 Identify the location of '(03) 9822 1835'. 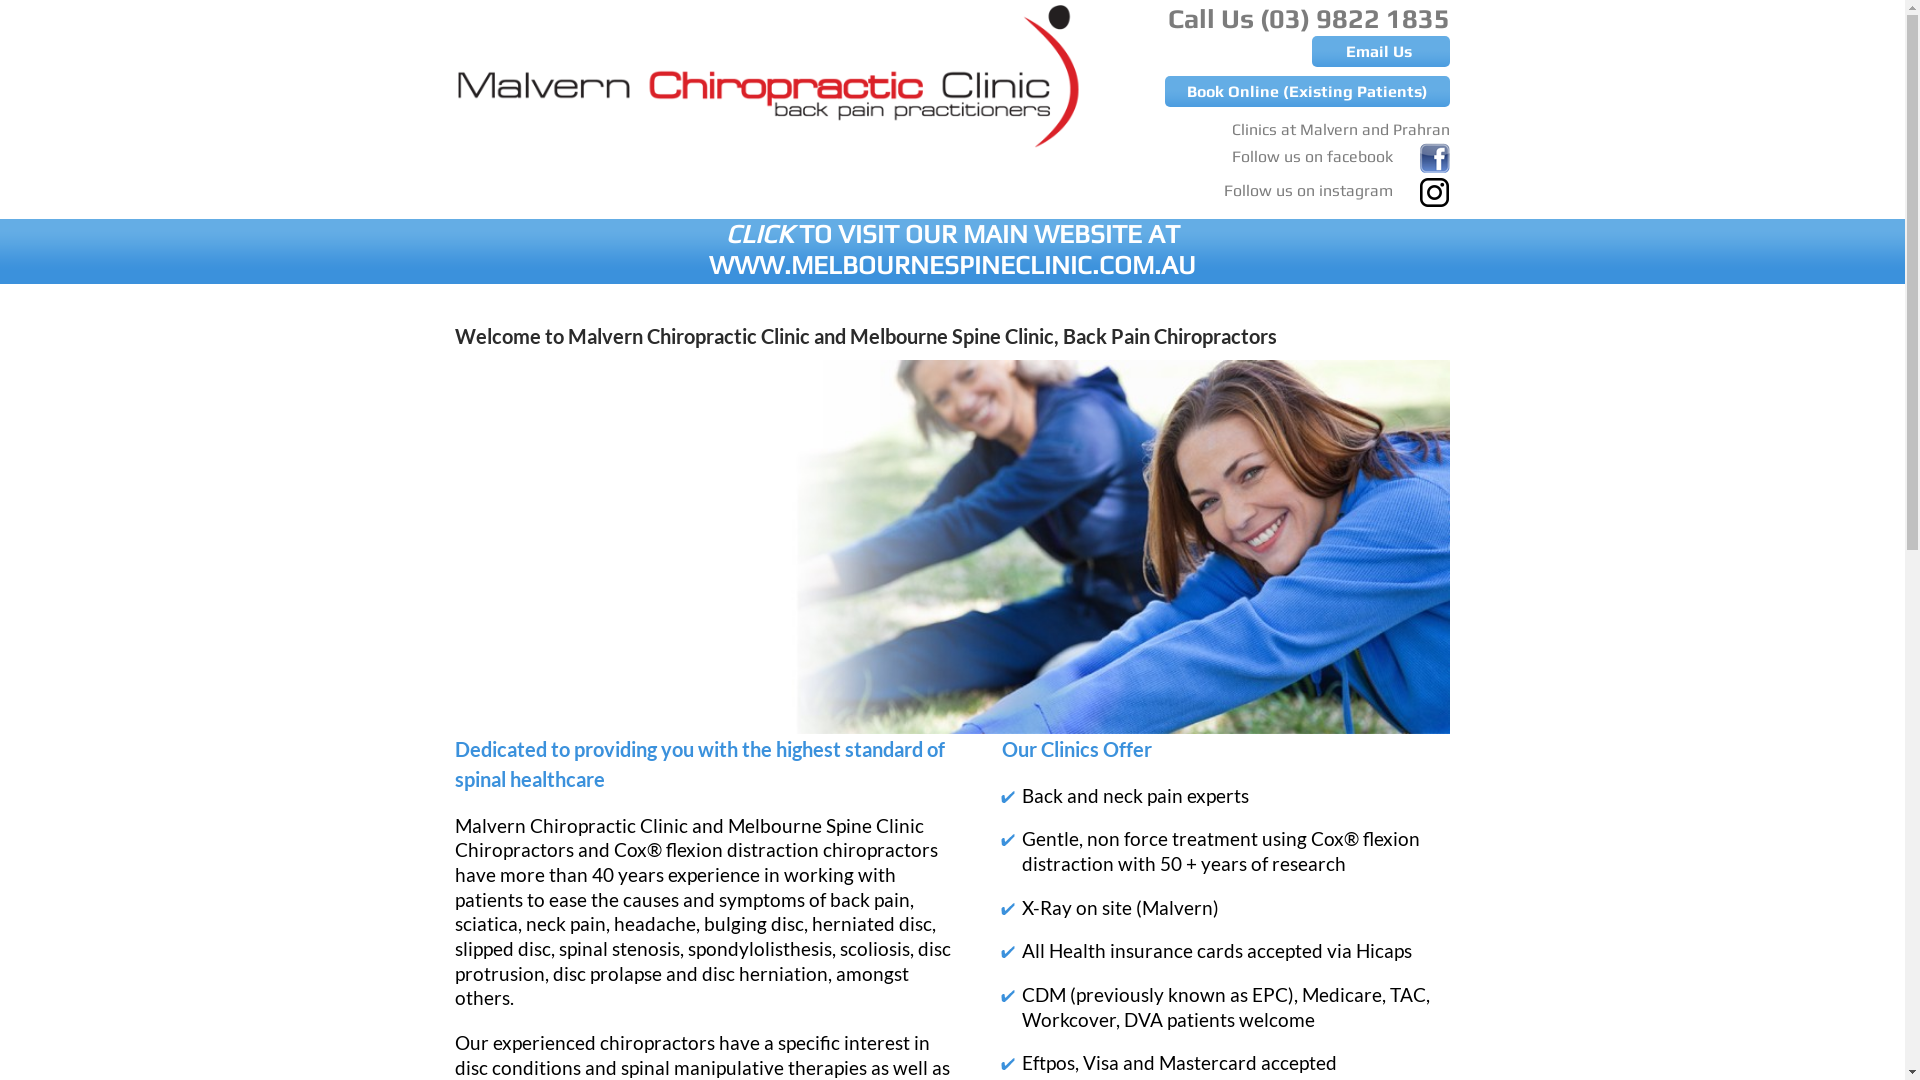
(1354, 18).